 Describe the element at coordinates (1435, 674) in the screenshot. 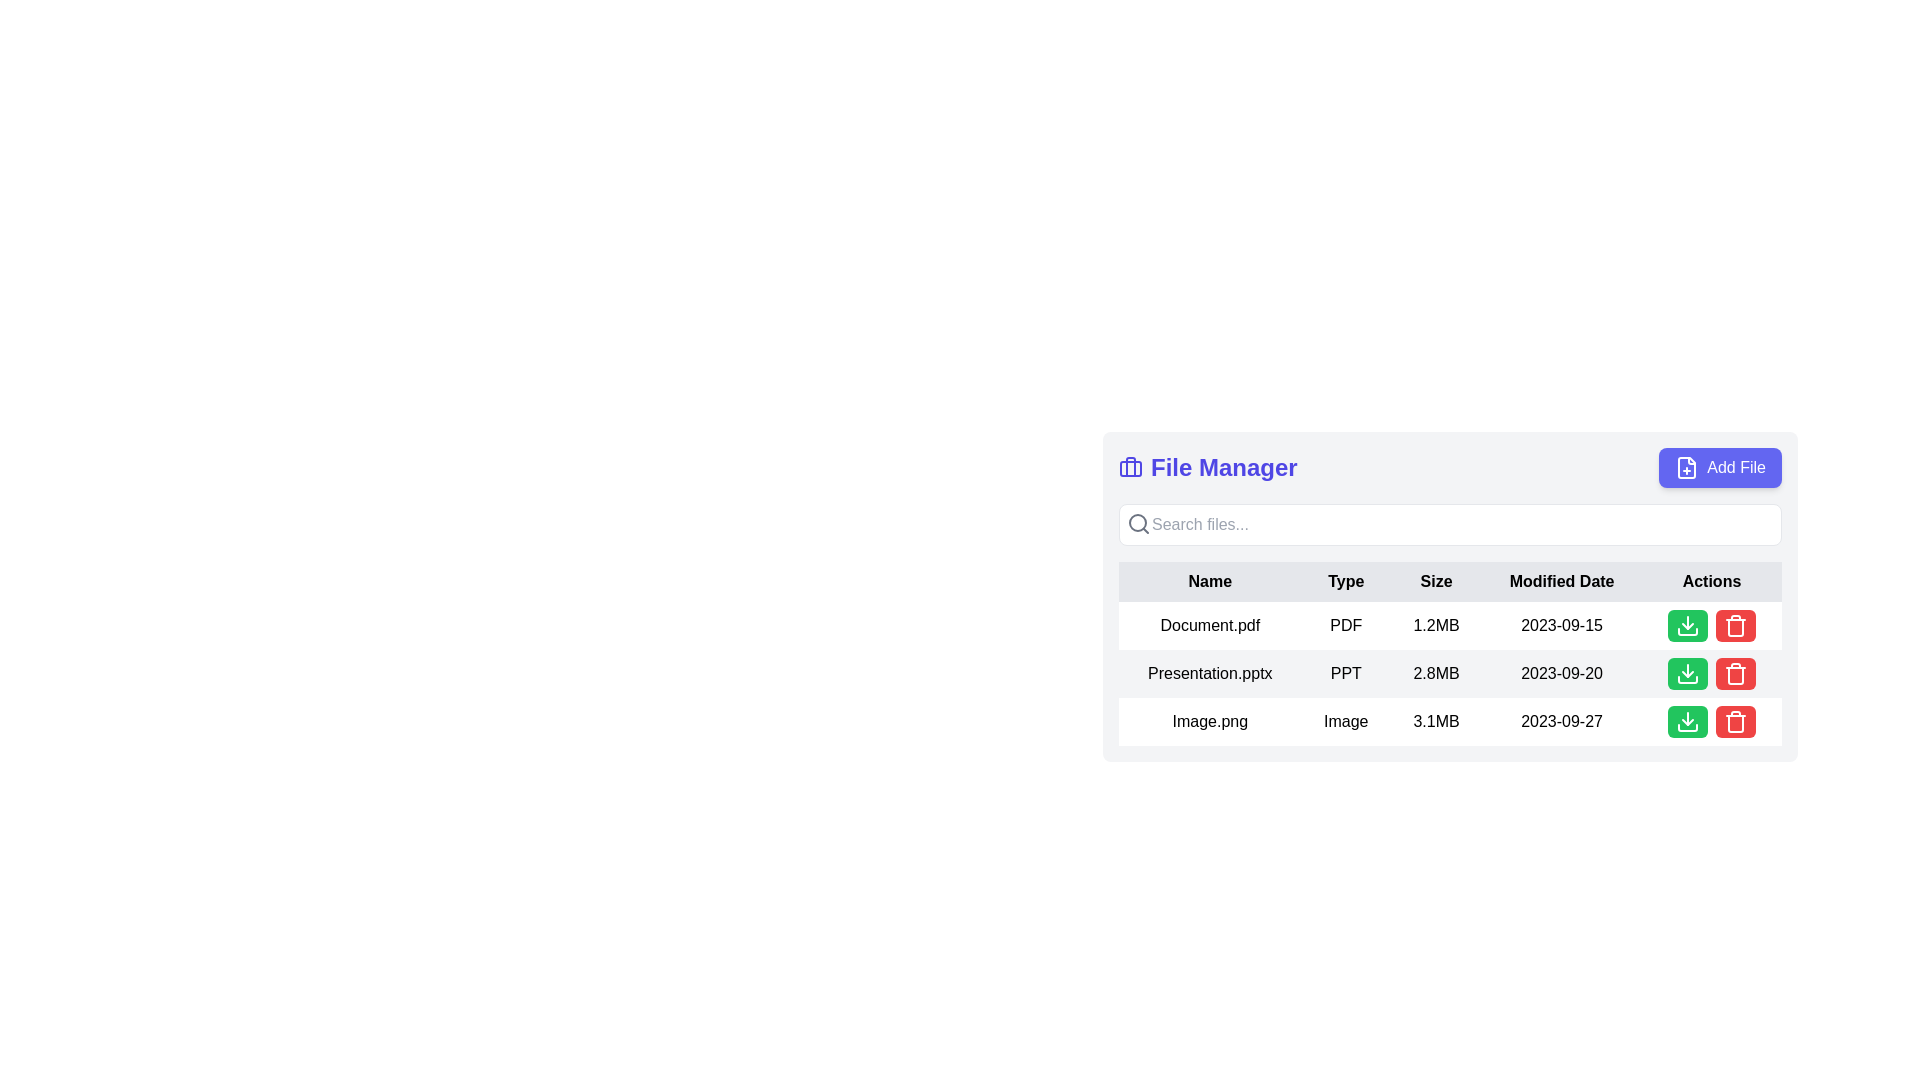

I see `the text label displaying '2.8MB' in the 'Size' column of the file manager, corresponding to the file named 'Presentation.pptx'` at that location.